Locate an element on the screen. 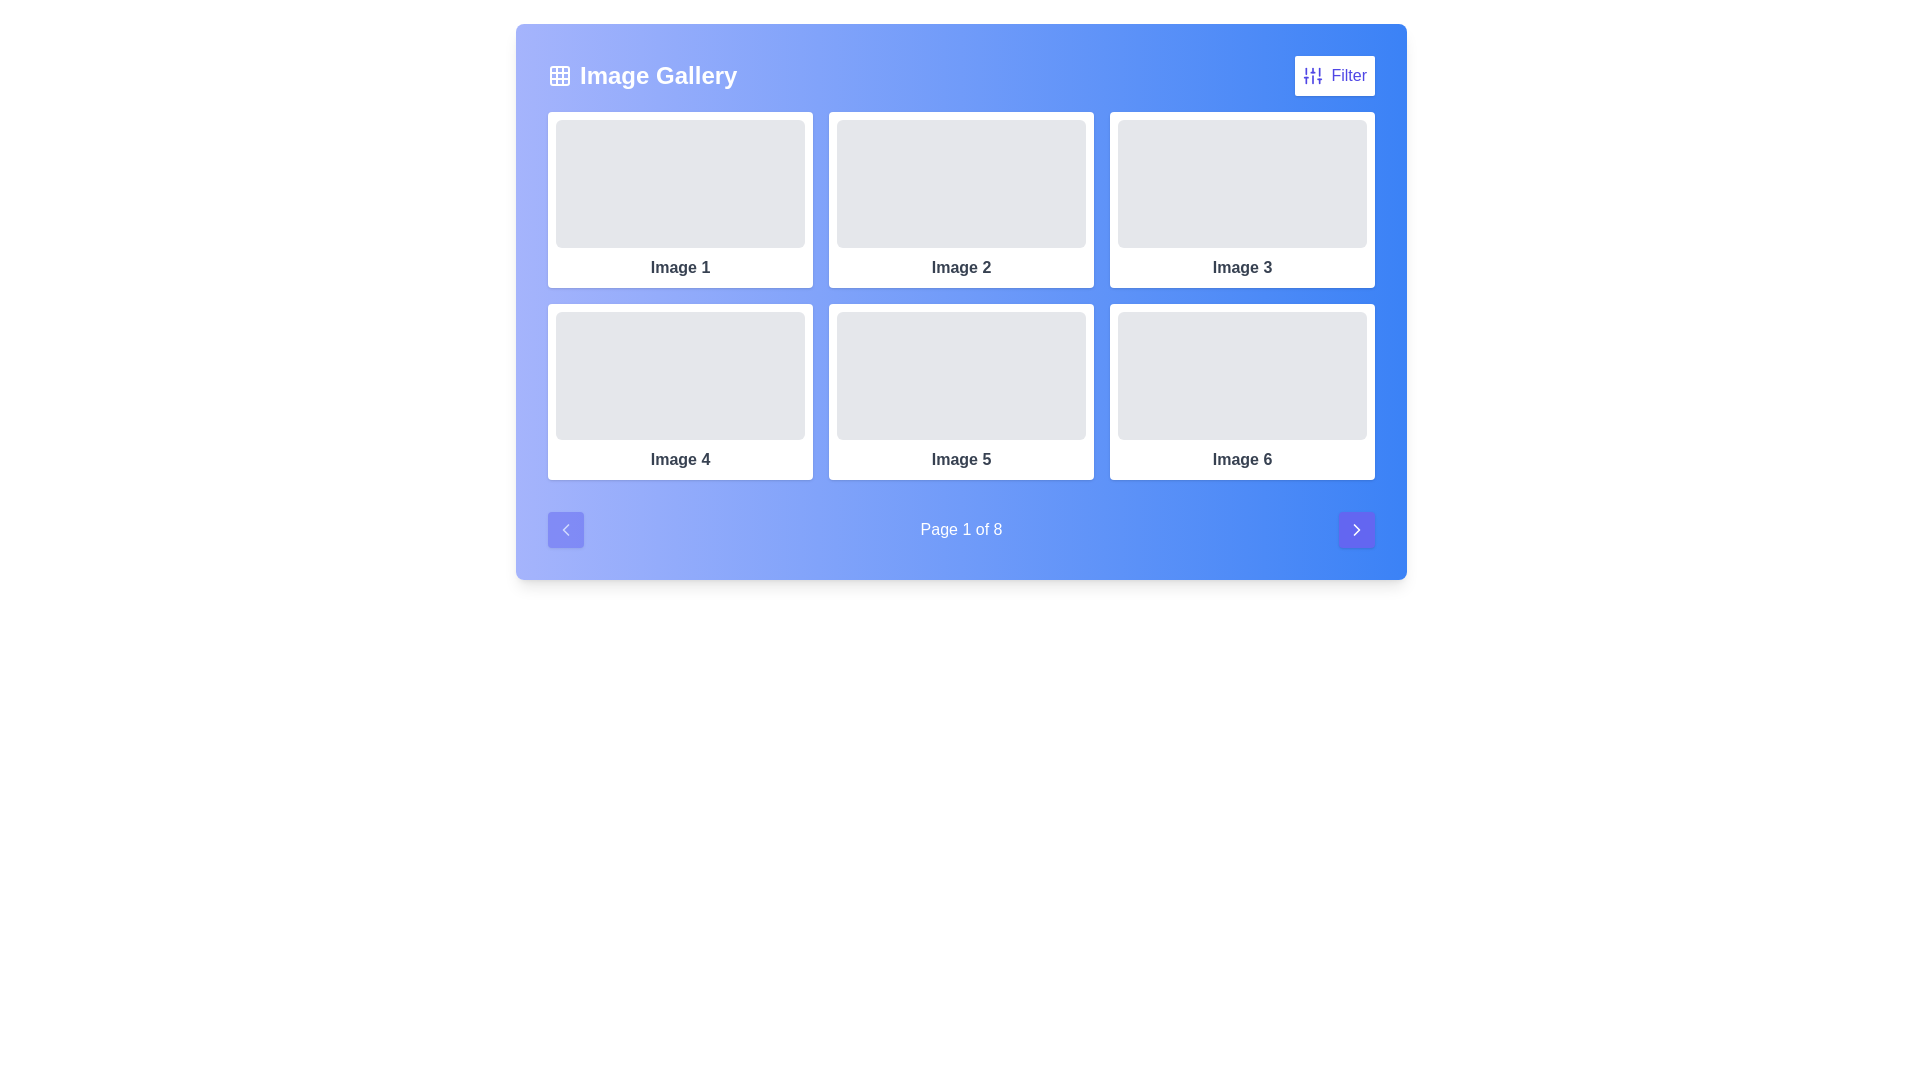 The height and width of the screenshot is (1080, 1920). the text label displaying 'Image 4', which is located at the bottom center of the card in the second row of the grid under 'Image Gallery' is located at coordinates (680, 459).